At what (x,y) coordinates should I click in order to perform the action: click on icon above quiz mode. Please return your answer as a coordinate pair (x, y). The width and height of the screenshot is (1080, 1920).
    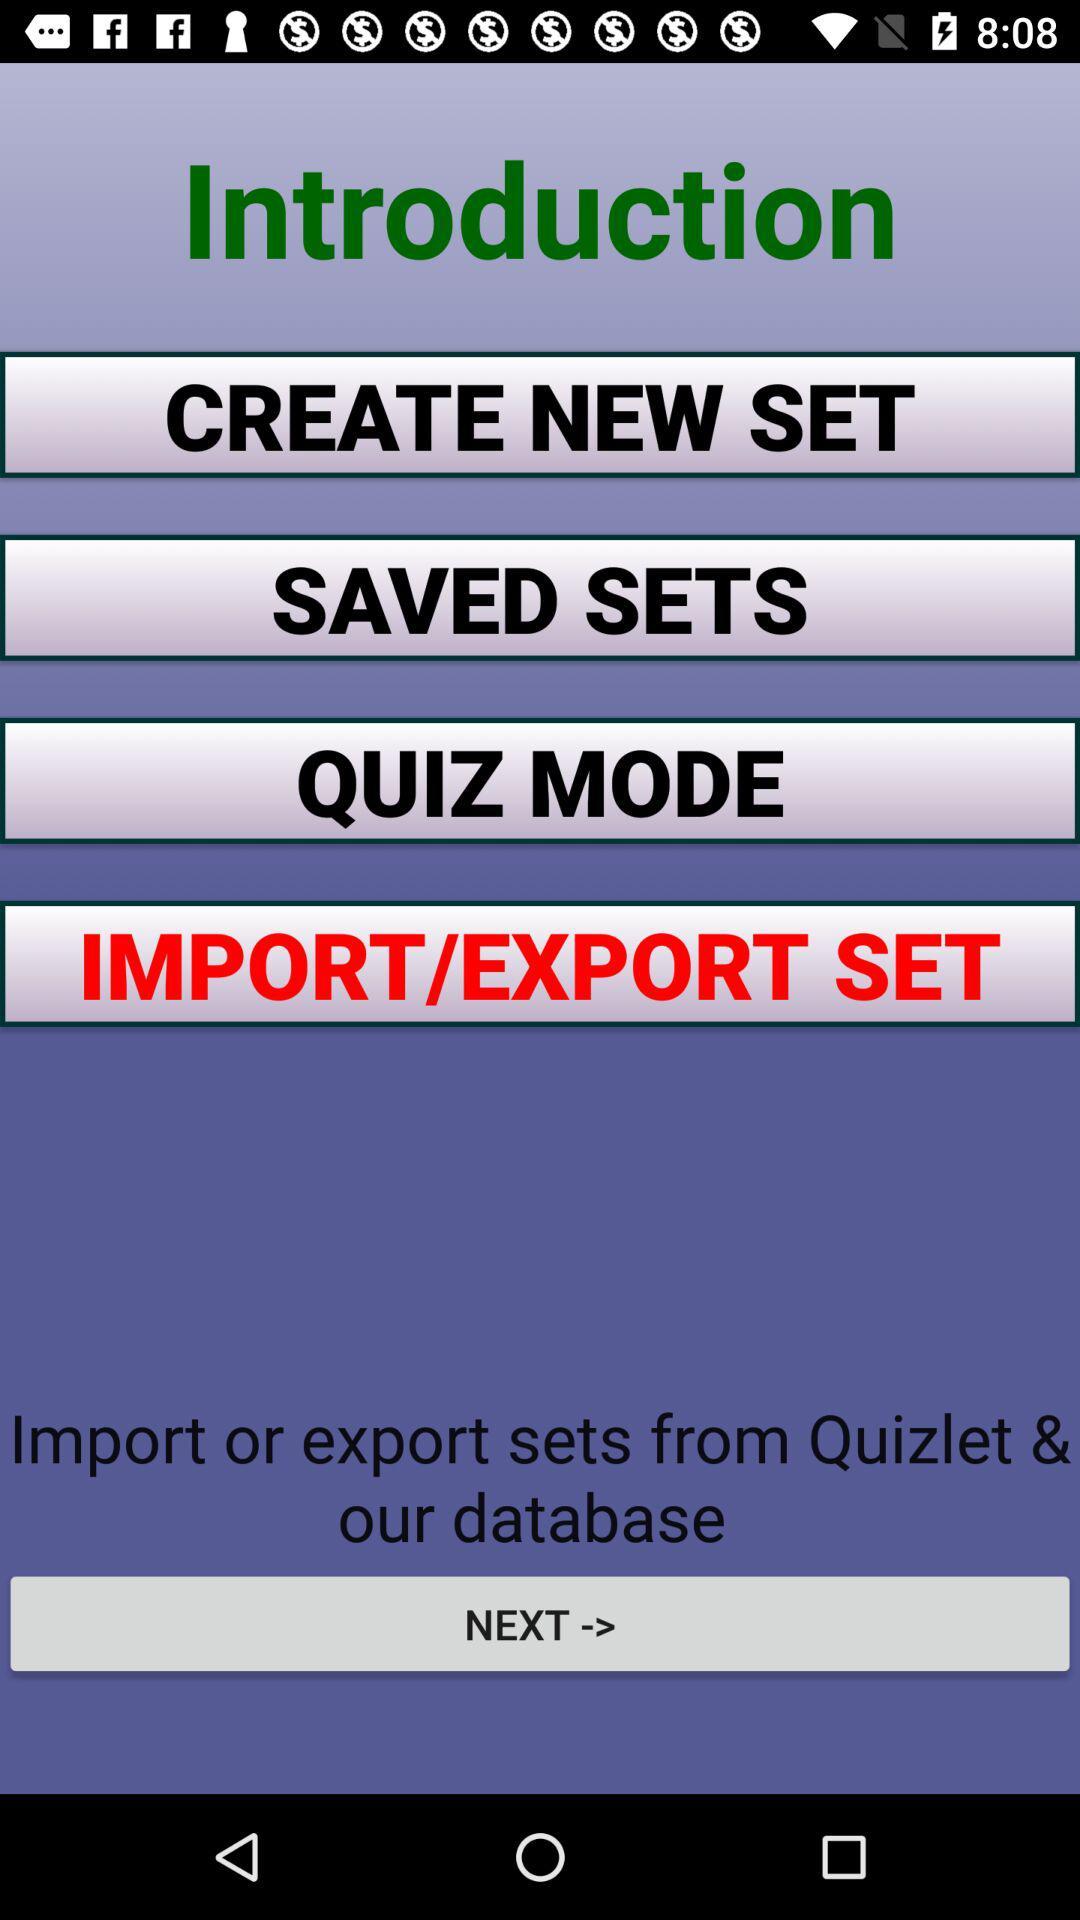
    Looking at the image, I should click on (540, 596).